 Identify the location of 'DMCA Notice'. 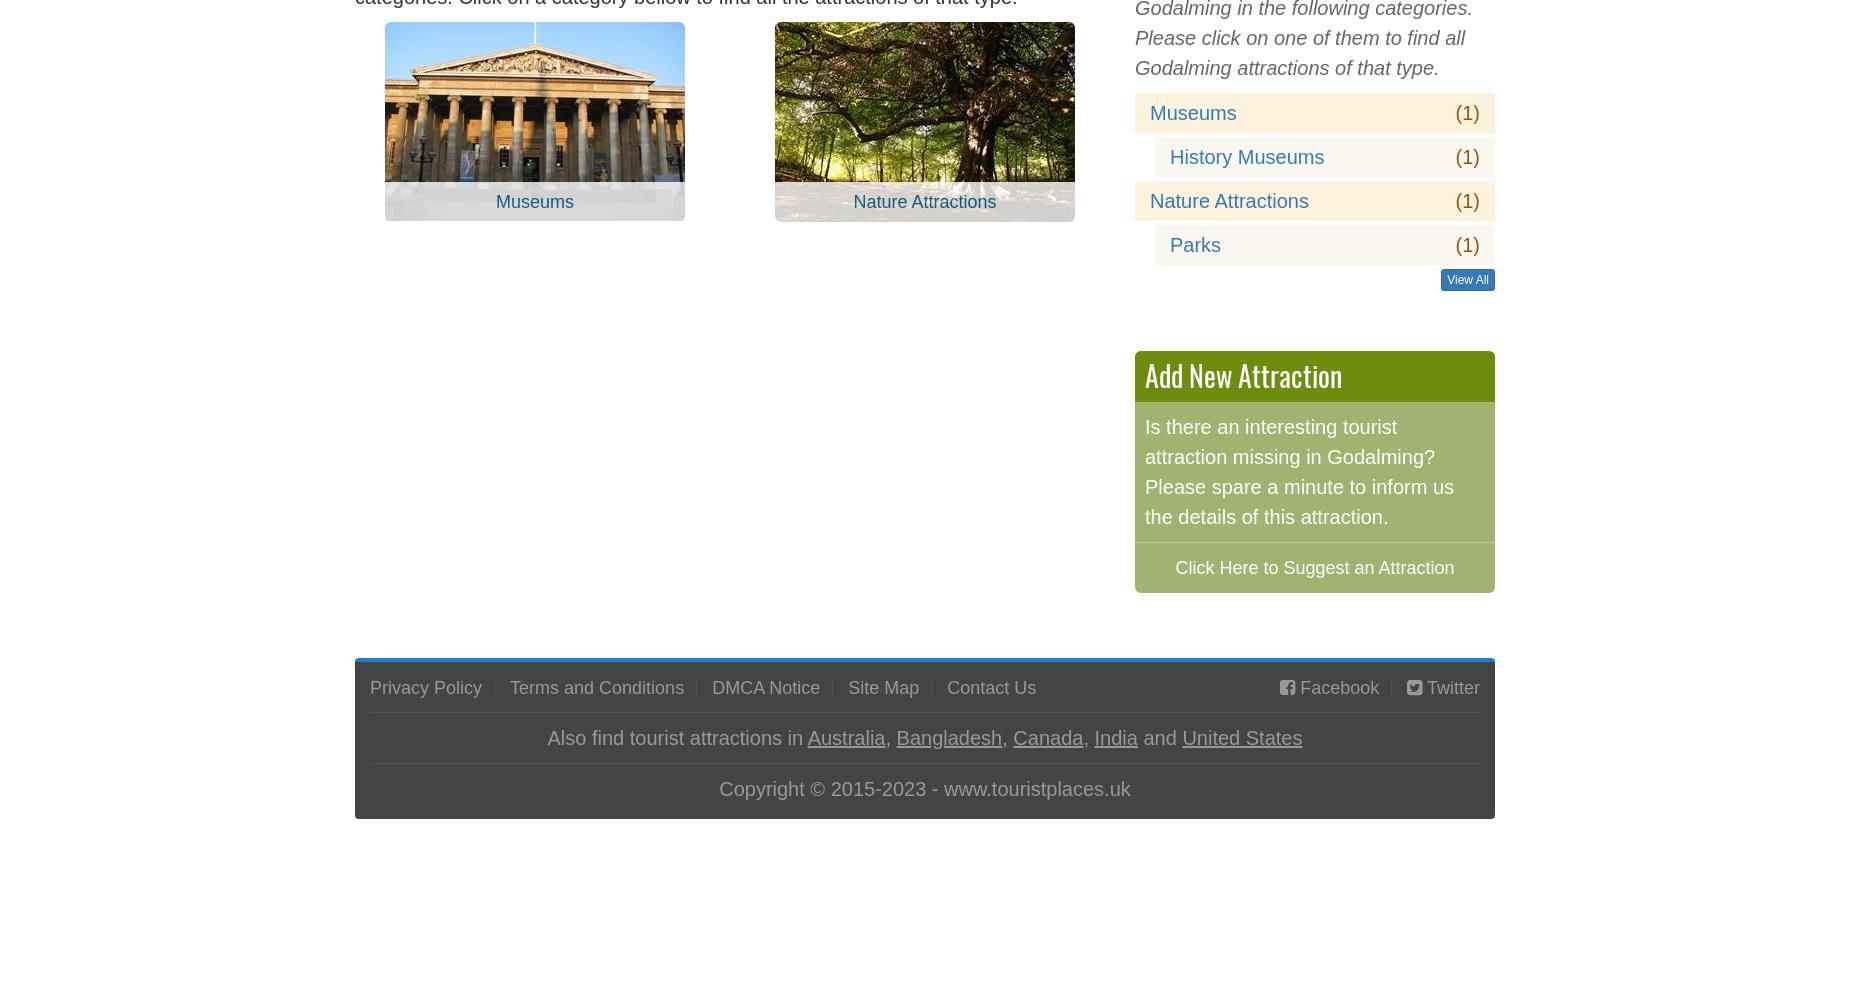
(766, 687).